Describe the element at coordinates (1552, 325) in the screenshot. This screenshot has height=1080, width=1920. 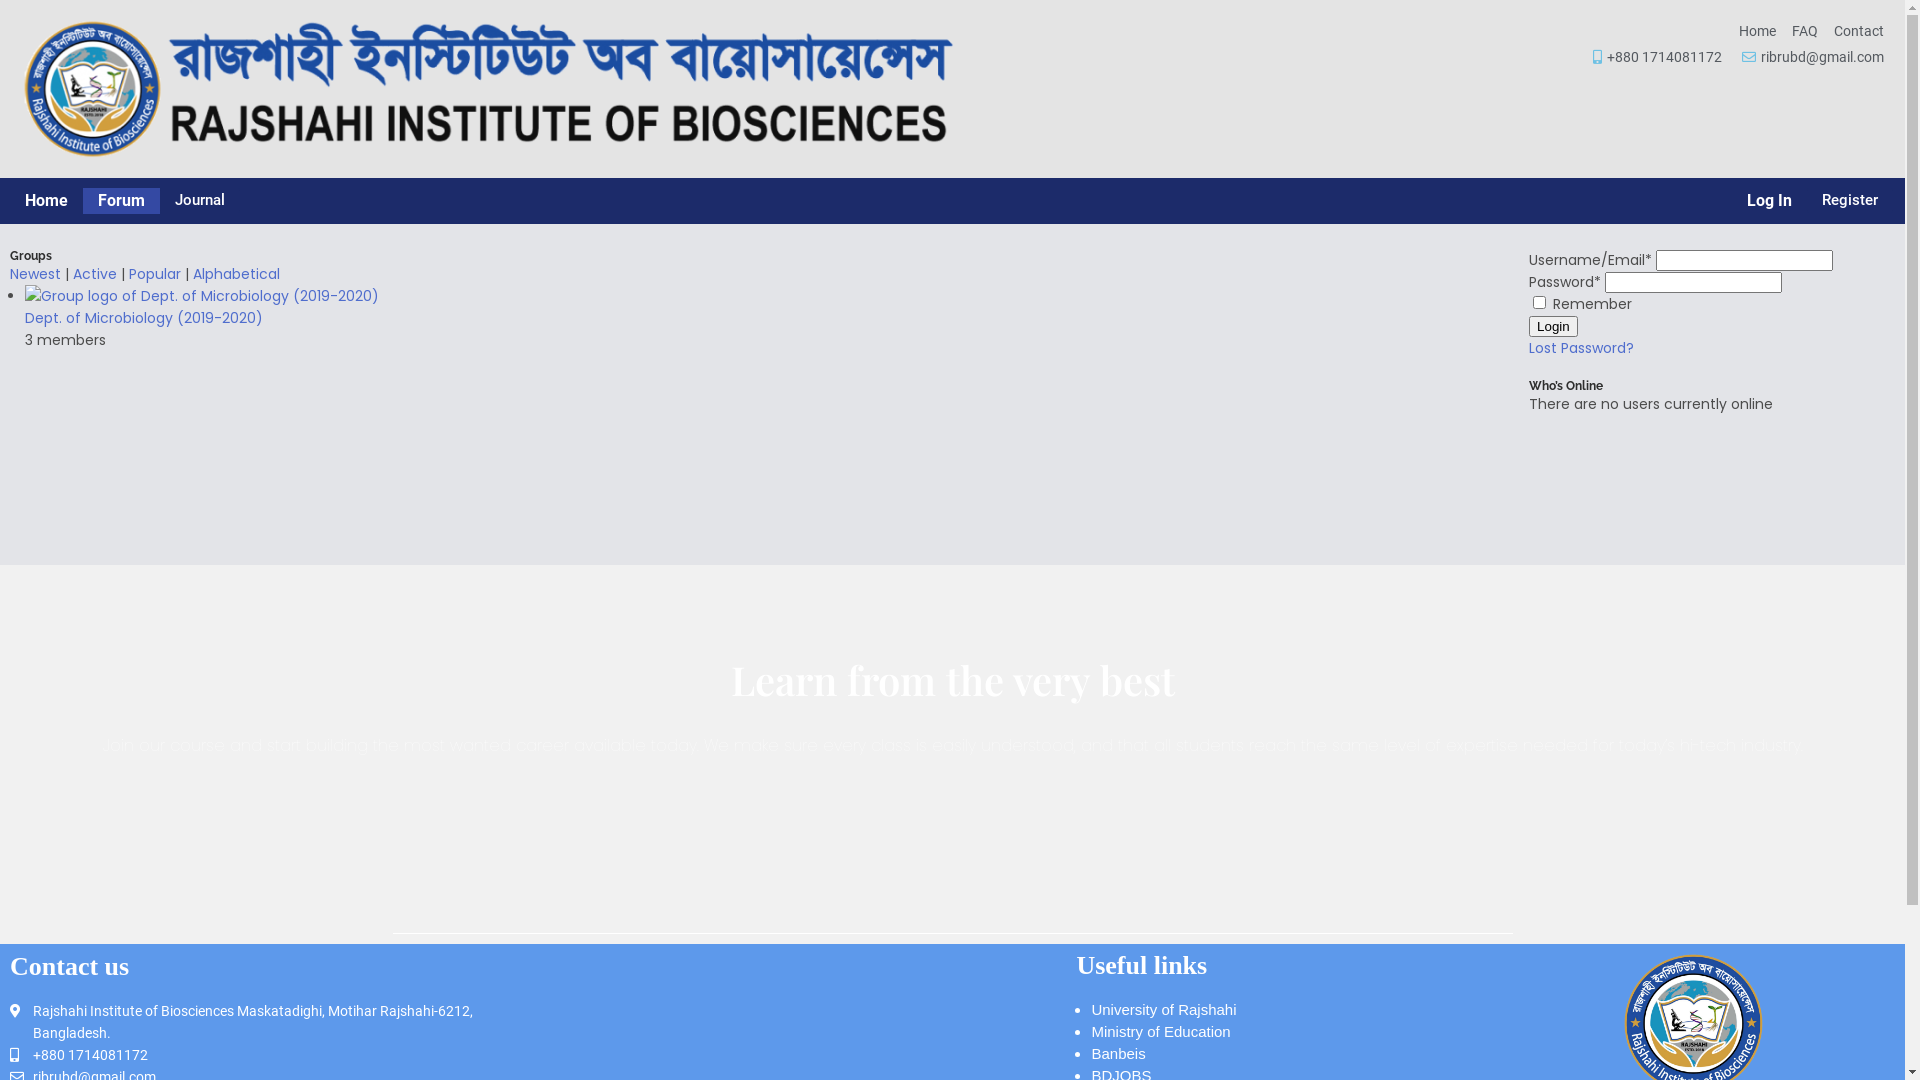
I see `'Login'` at that location.